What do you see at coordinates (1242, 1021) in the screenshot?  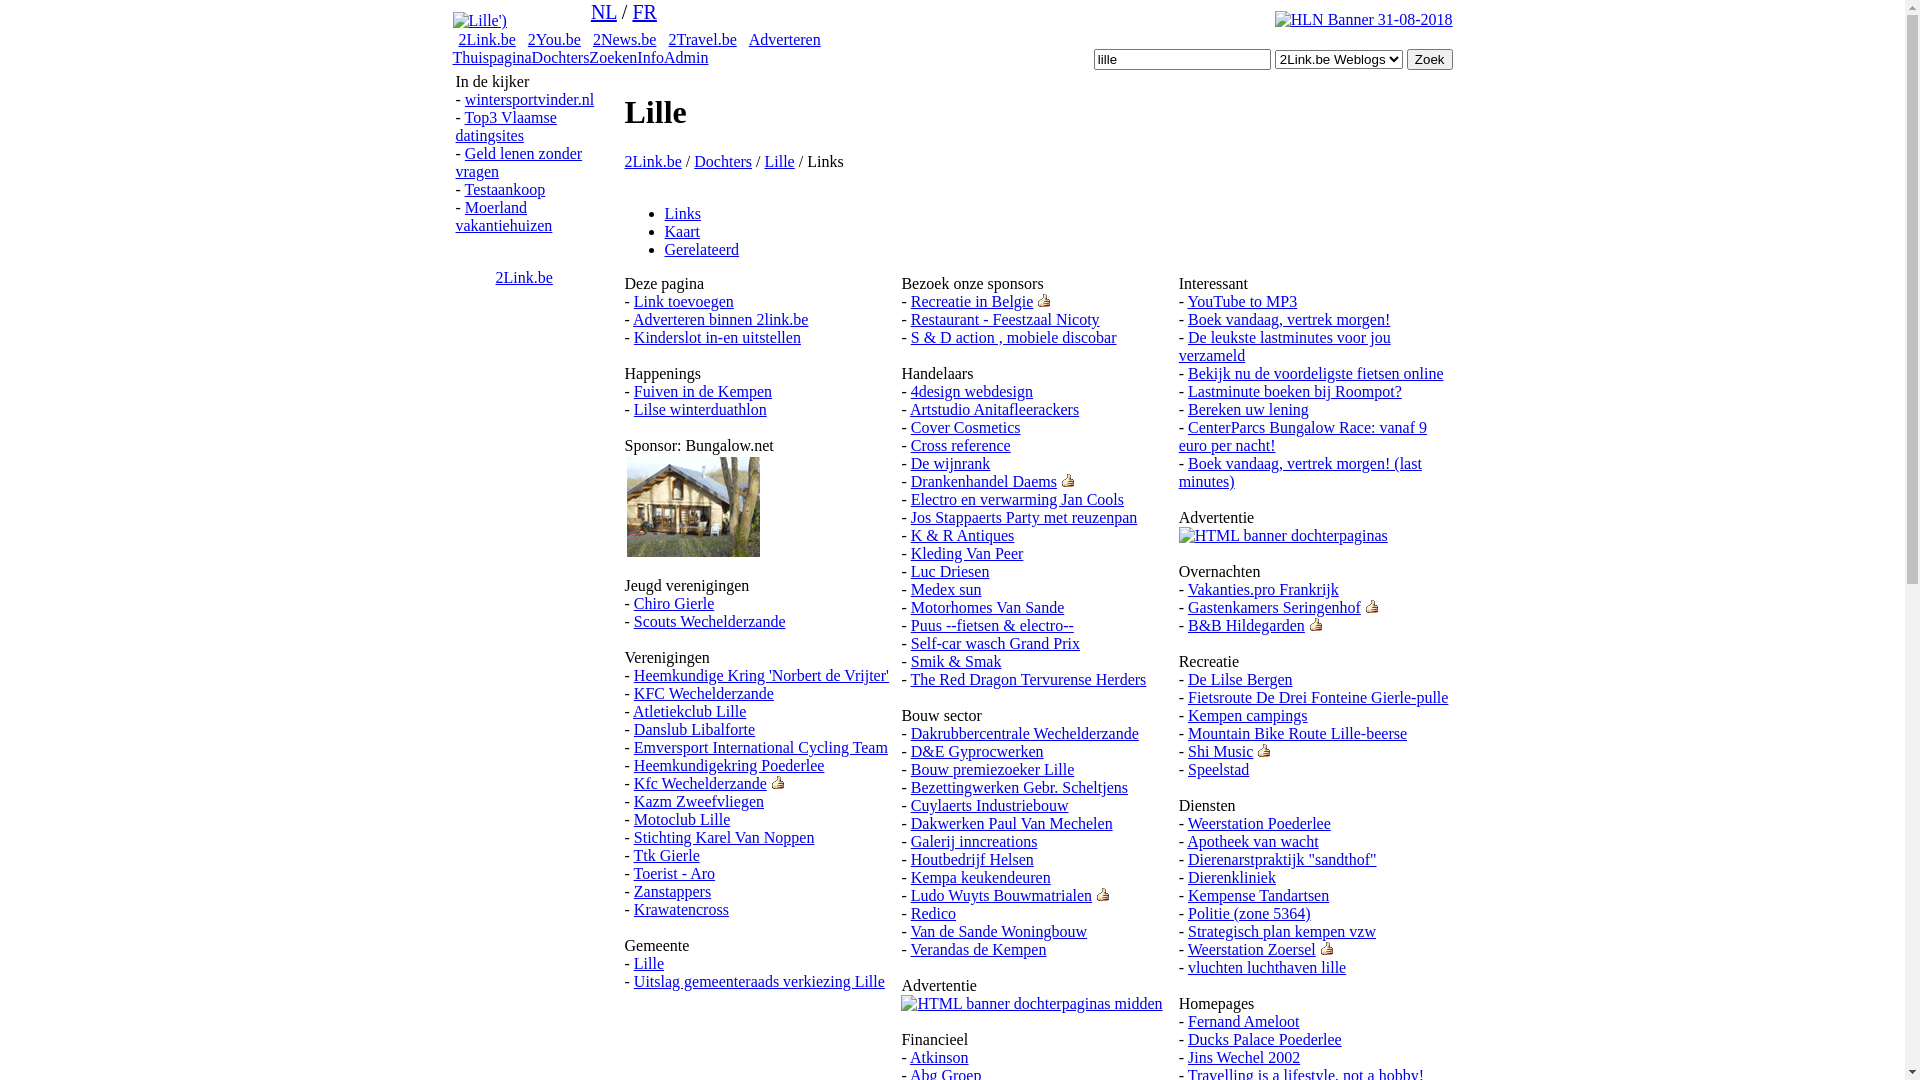 I see `'Fernand Ameloot'` at bounding box center [1242, 1021].